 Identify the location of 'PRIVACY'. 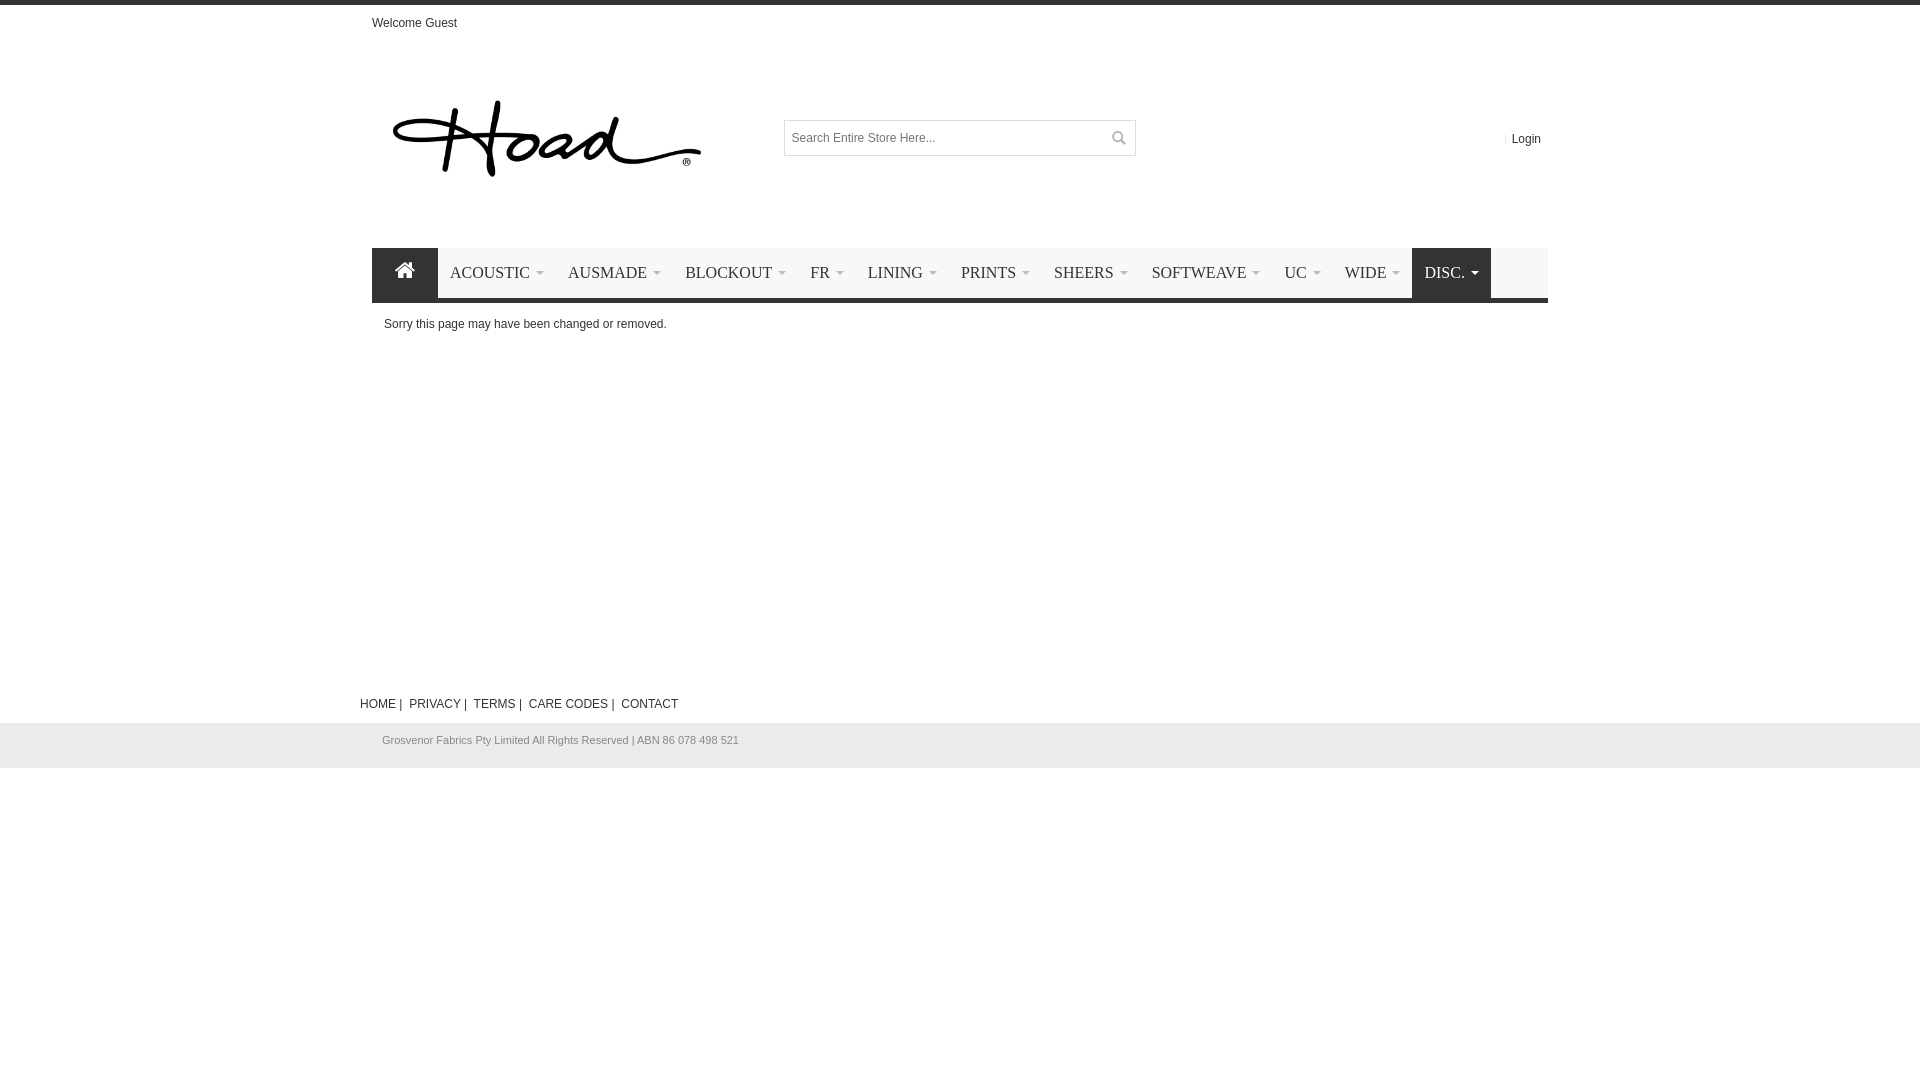
(434, 703).